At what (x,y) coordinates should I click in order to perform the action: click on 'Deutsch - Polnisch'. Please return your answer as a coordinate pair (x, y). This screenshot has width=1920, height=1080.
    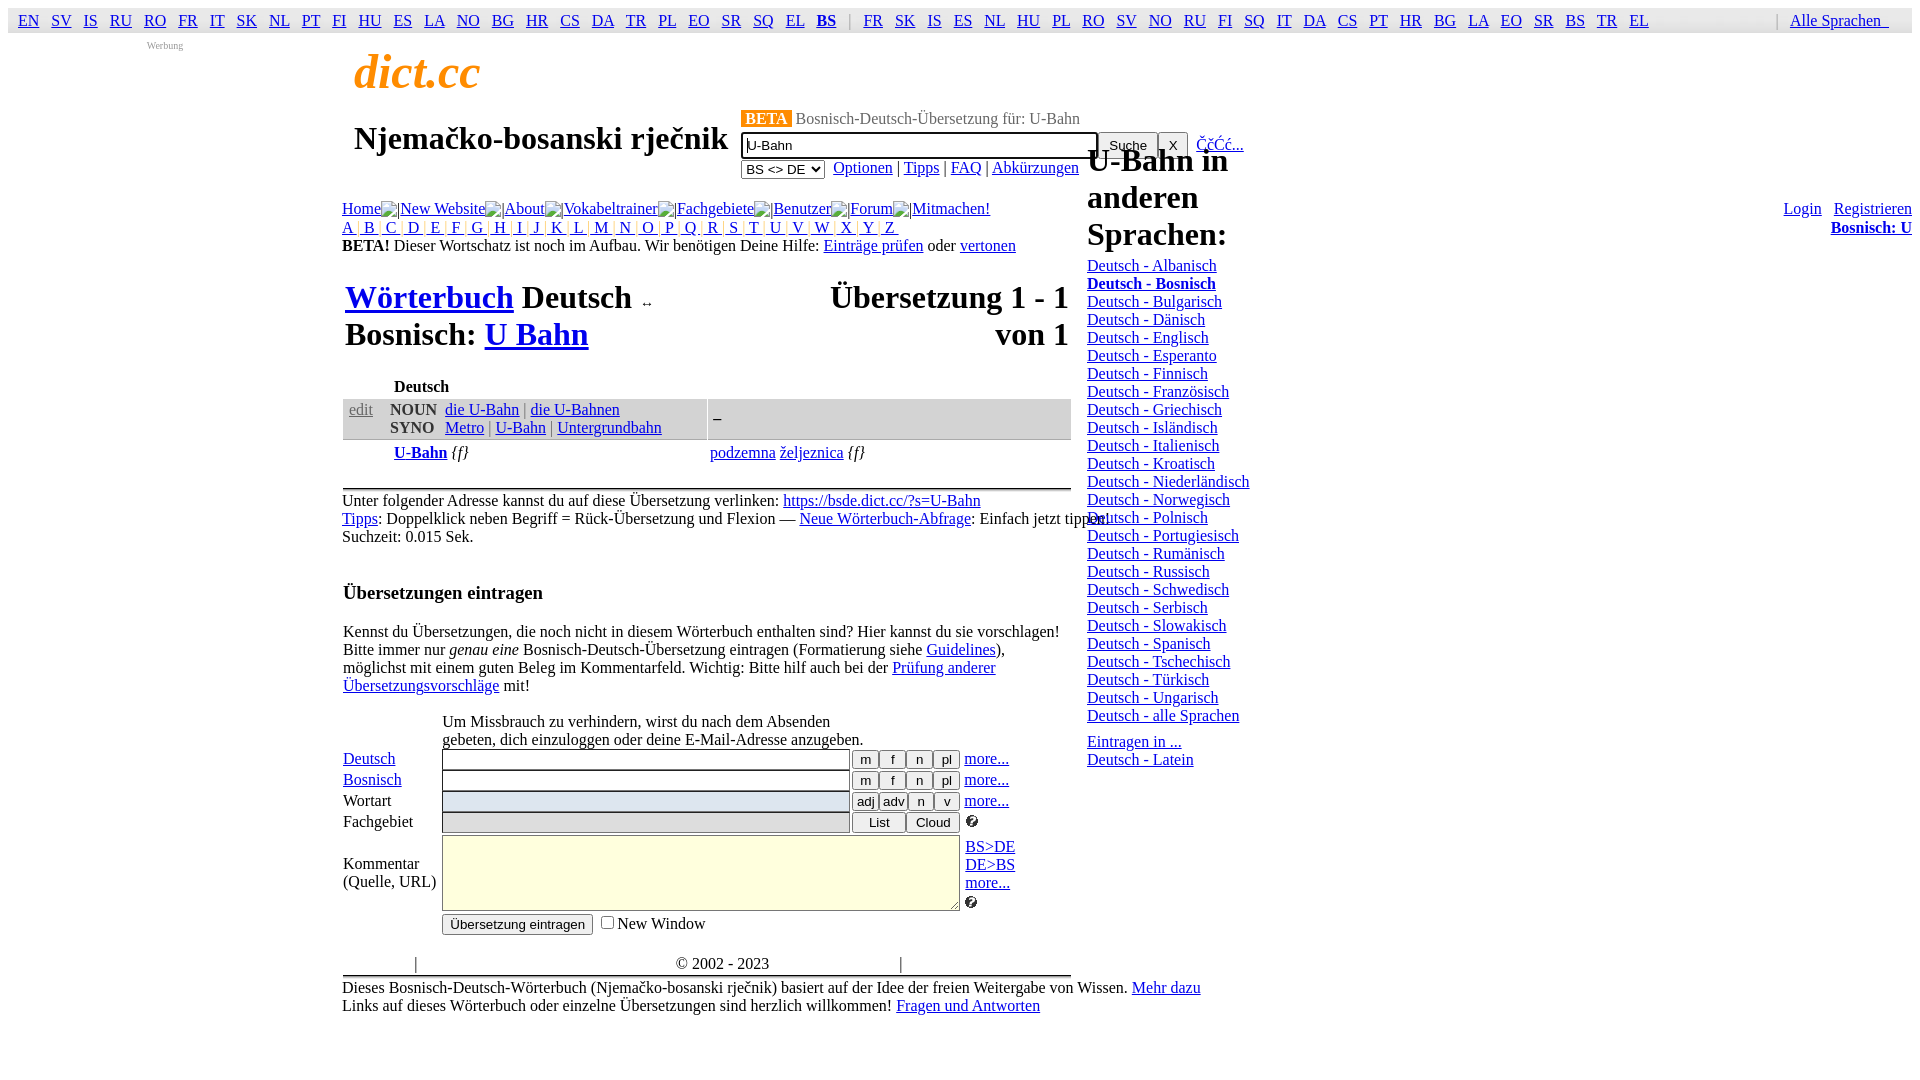
    Looking at the image, I should click on (1147, 516).